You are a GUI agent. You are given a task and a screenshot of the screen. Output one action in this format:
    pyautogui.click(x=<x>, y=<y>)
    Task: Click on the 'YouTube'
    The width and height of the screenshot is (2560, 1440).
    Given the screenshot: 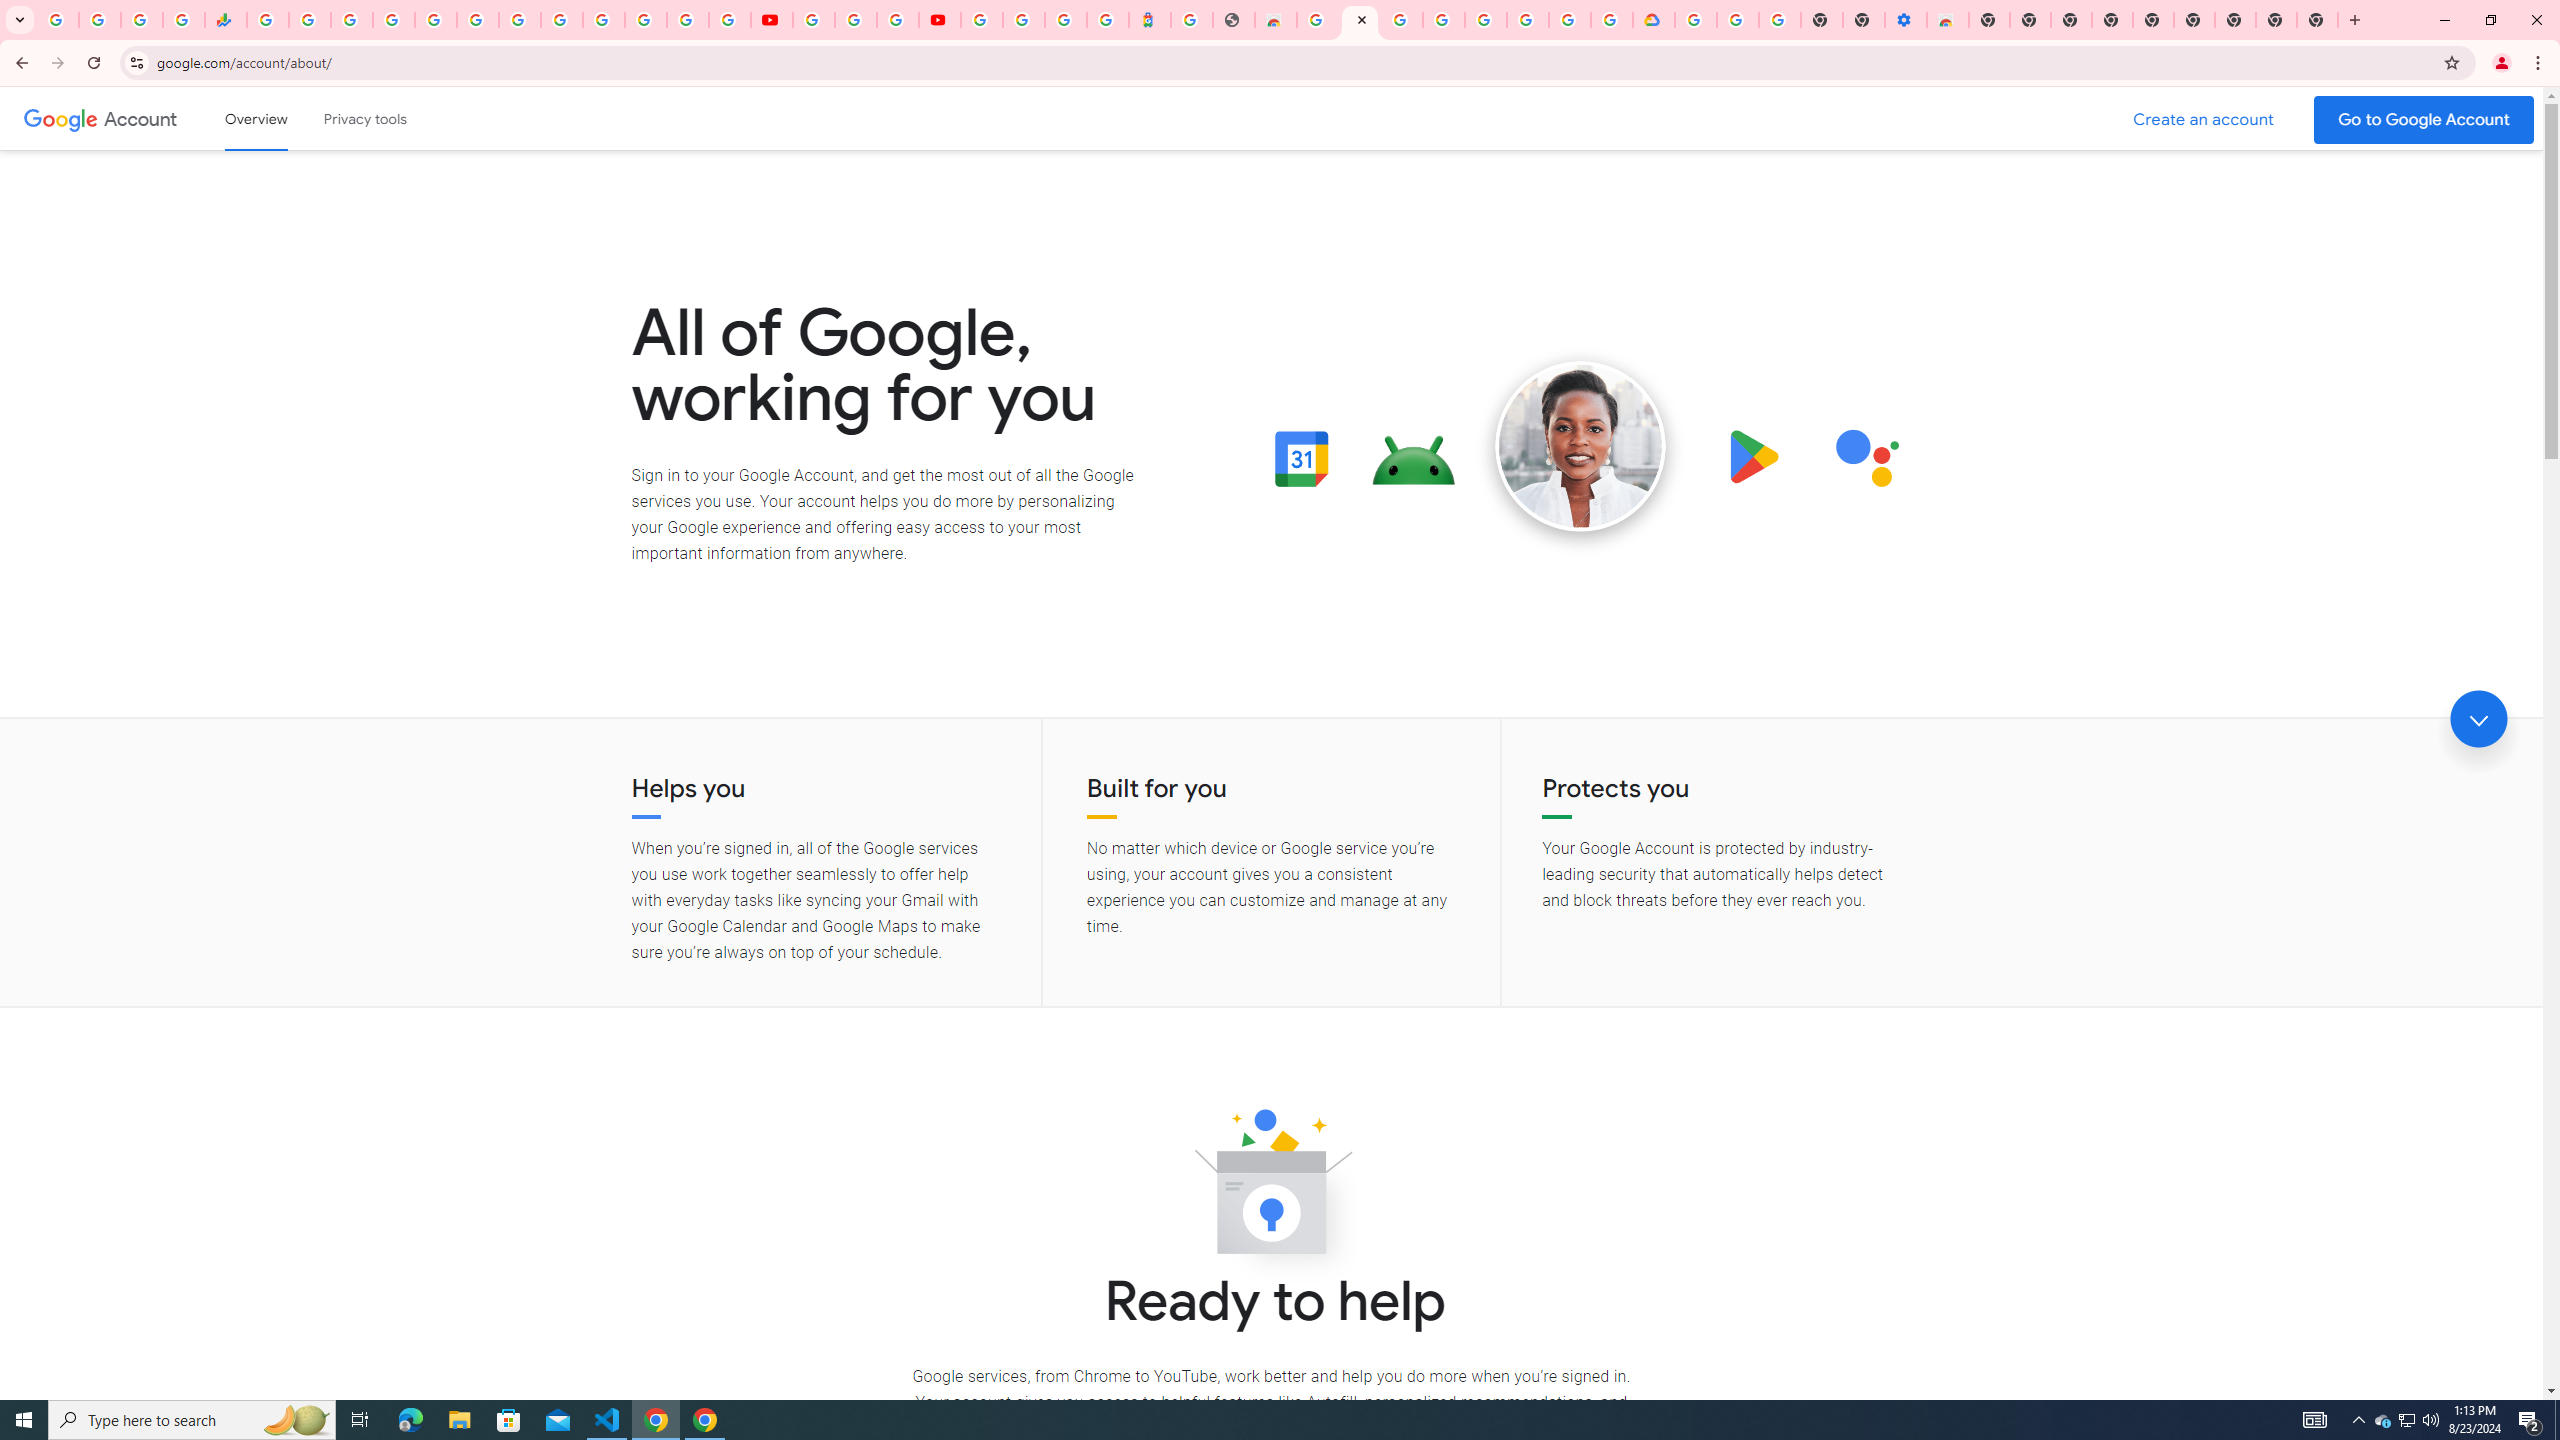 What is the action you would take?
    pyautogui.click(x=814, y=19)
    